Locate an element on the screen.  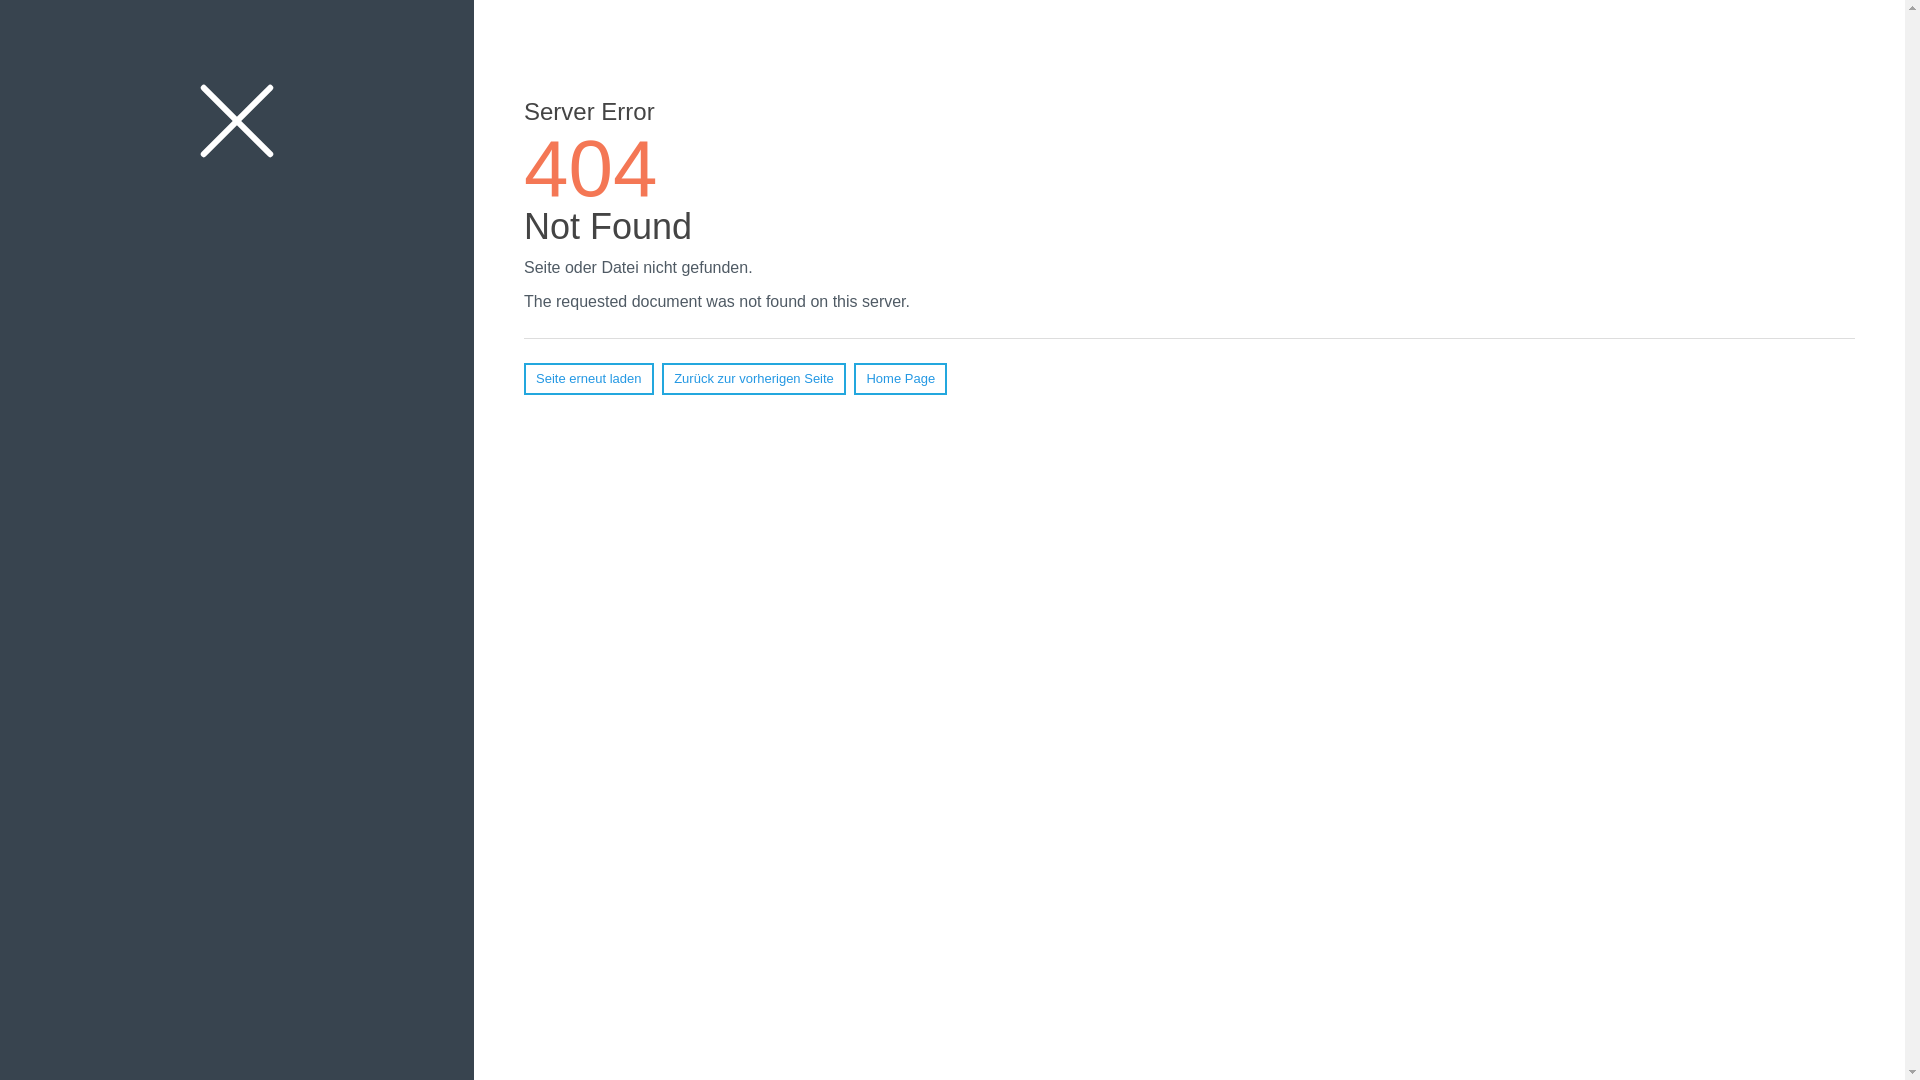
'Home Page' is located at coordinates (899, 378).